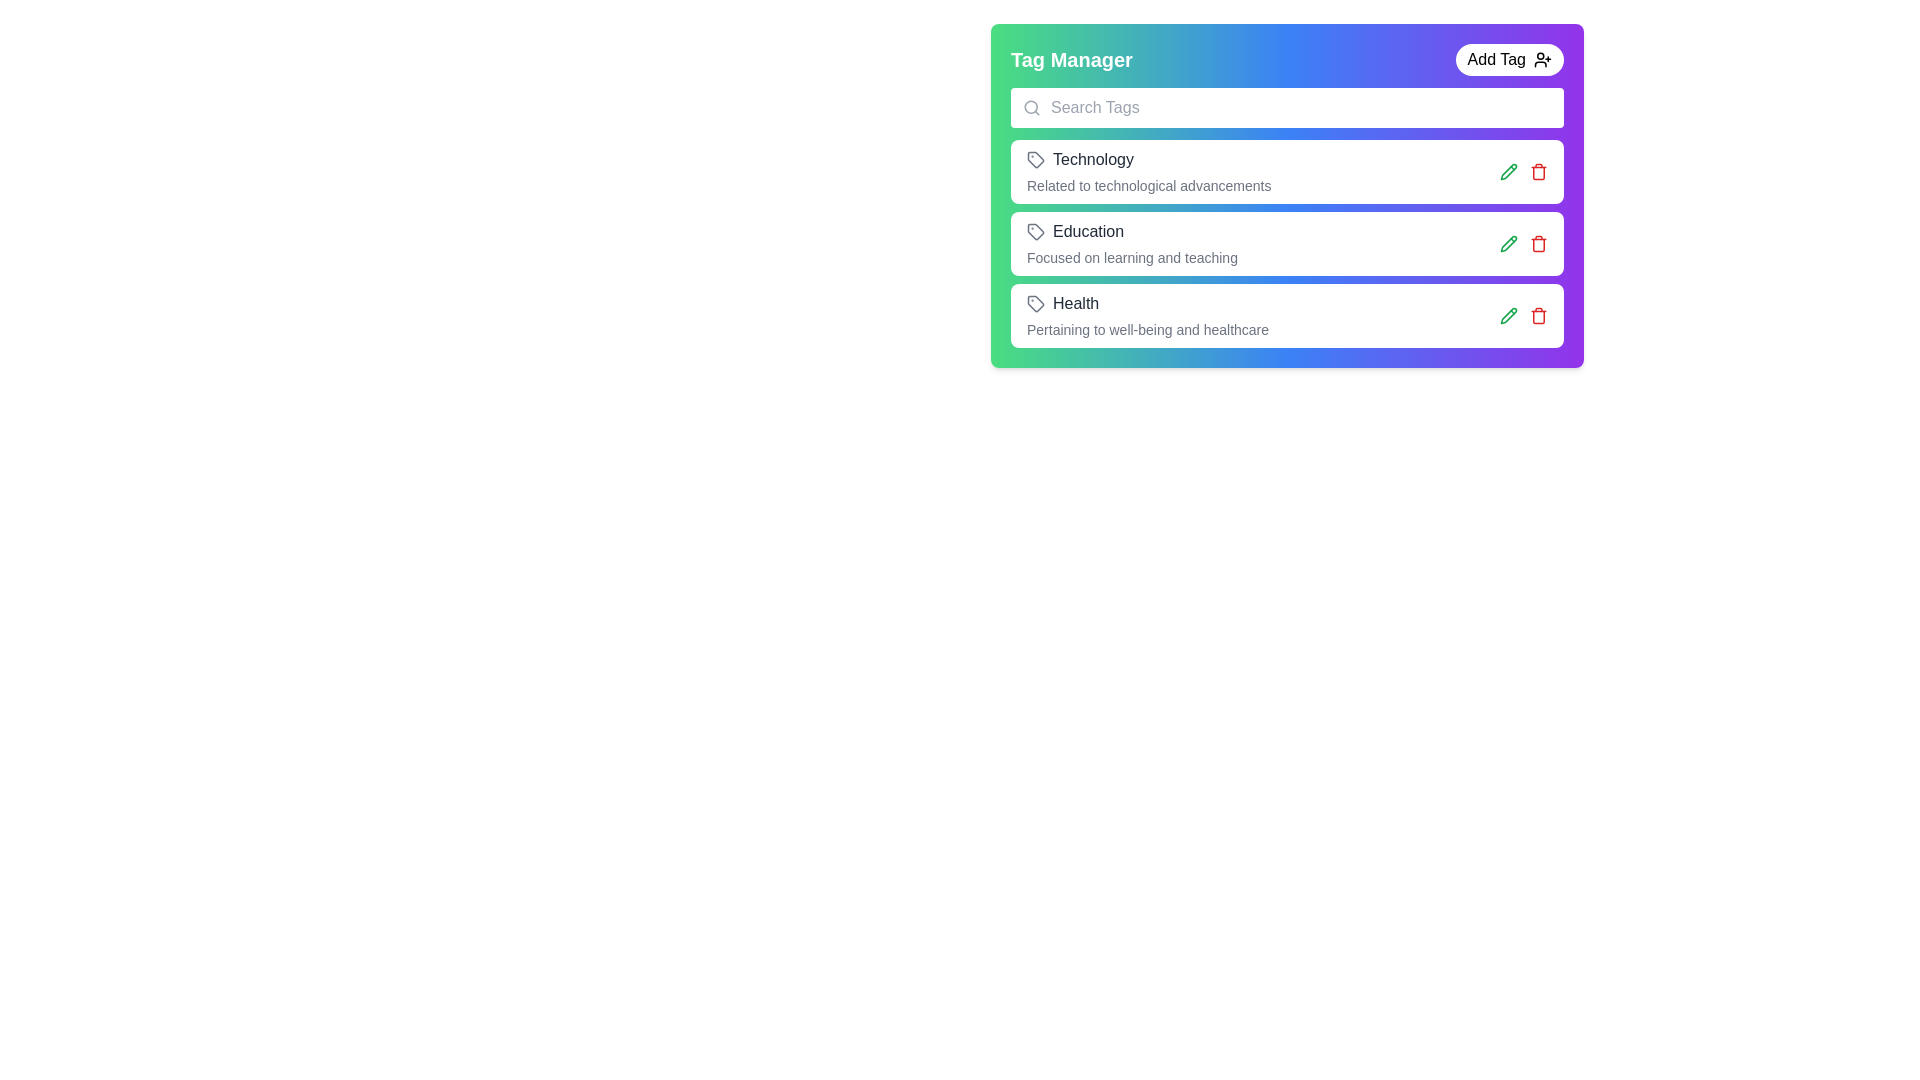 The height and width of the screenshot is (1080, 1920). Describe the element at coordinates (1036, 230) in the screenshot. I see `the tag icon that resembles a price tag or label, which is styled with a light gray outline and a circular cutout, located near the 'Education' label in the Tag Manager panel` at that location.